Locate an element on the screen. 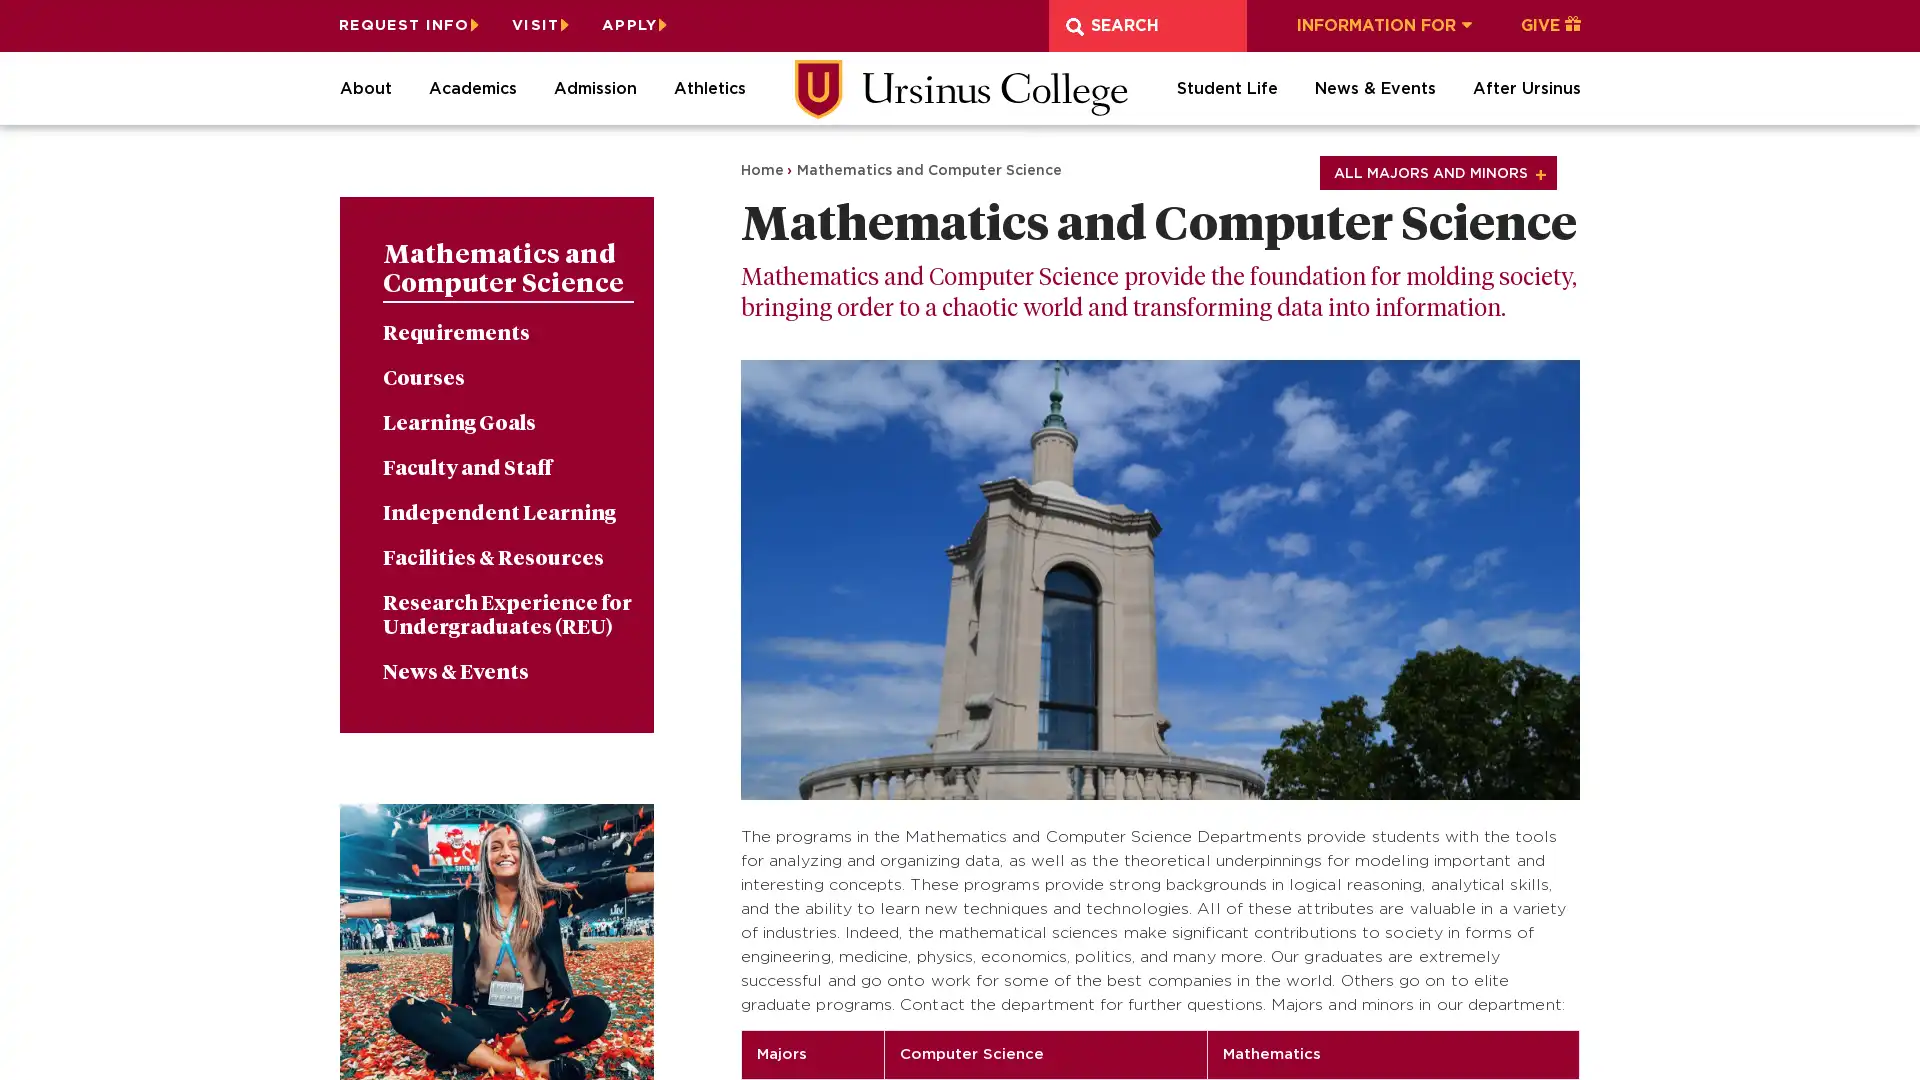 The width and height of the screenshot is (1920, 1080). Search Maginifying Glass is located at coordinates (1074, 26).